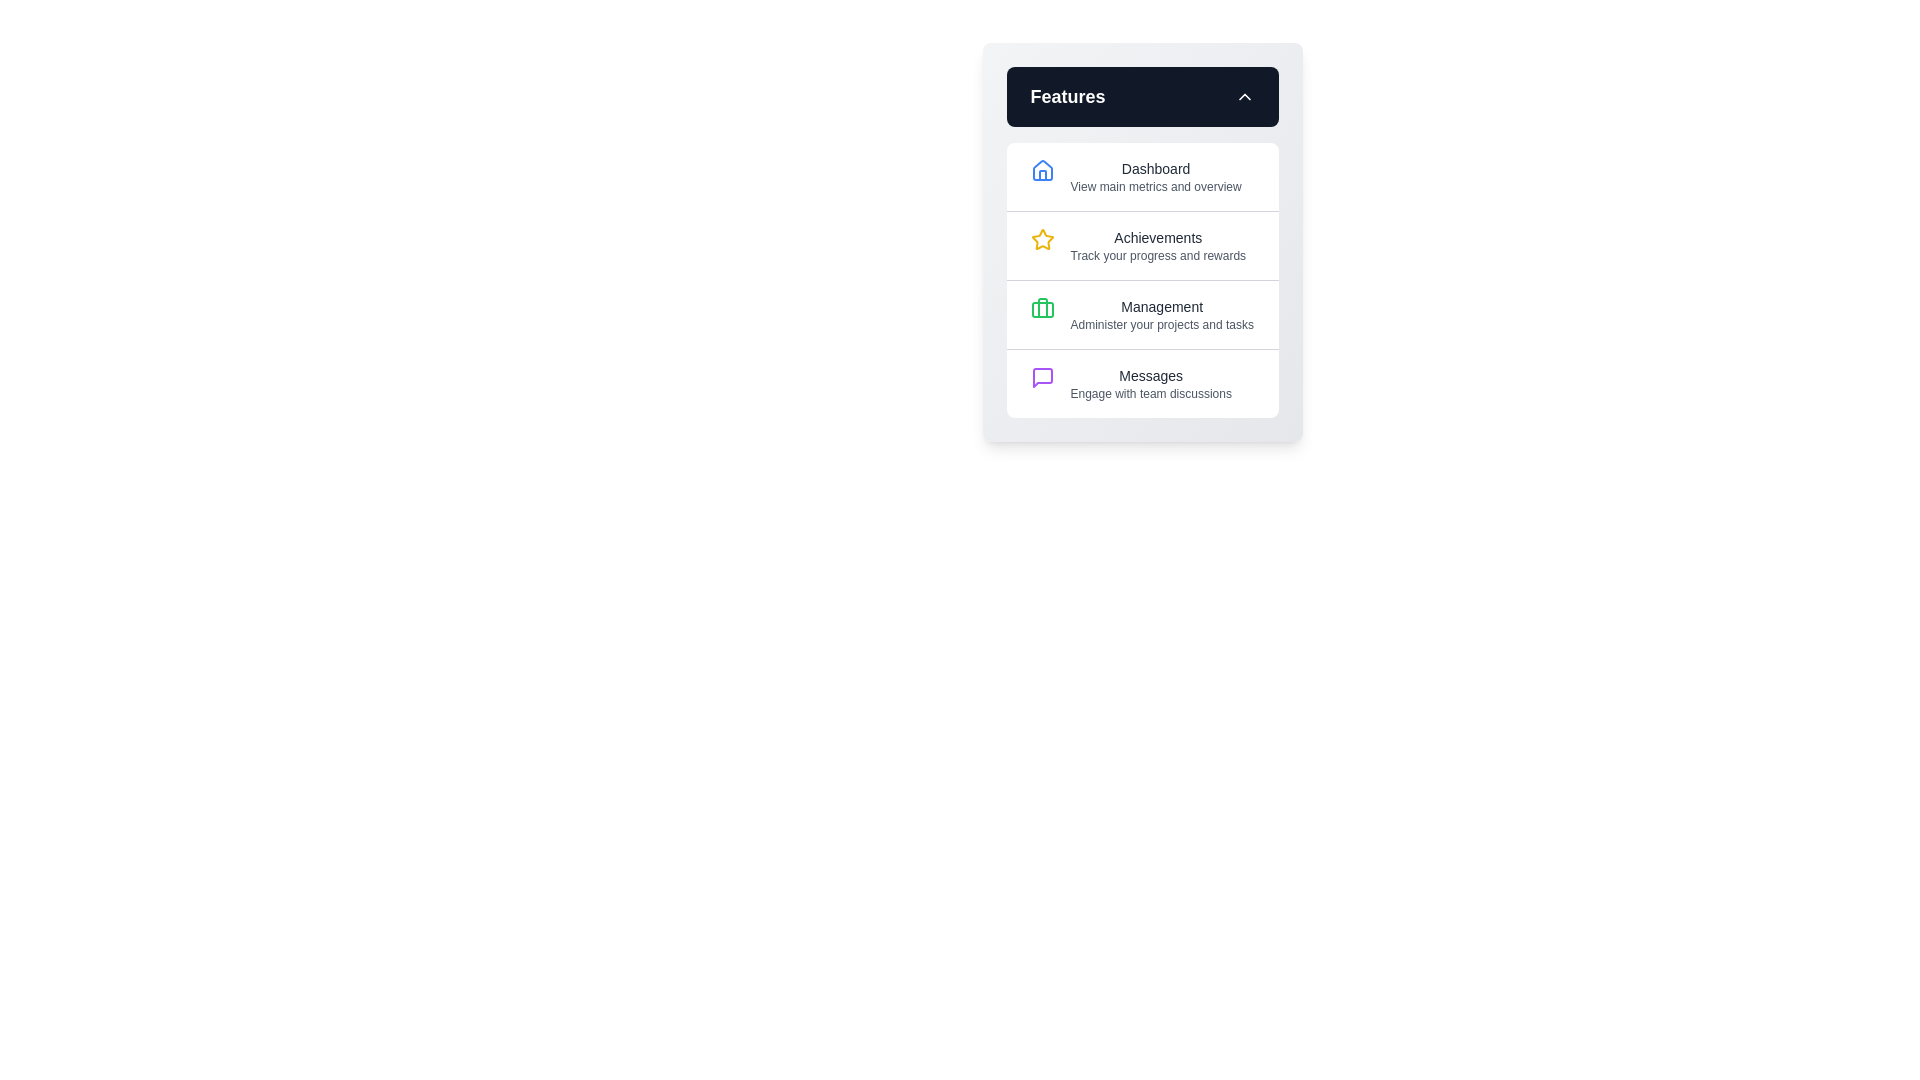 The height and width of the screenshot is (1080, 1920). I want to click on the text label that guides users, so click(1156, 176).